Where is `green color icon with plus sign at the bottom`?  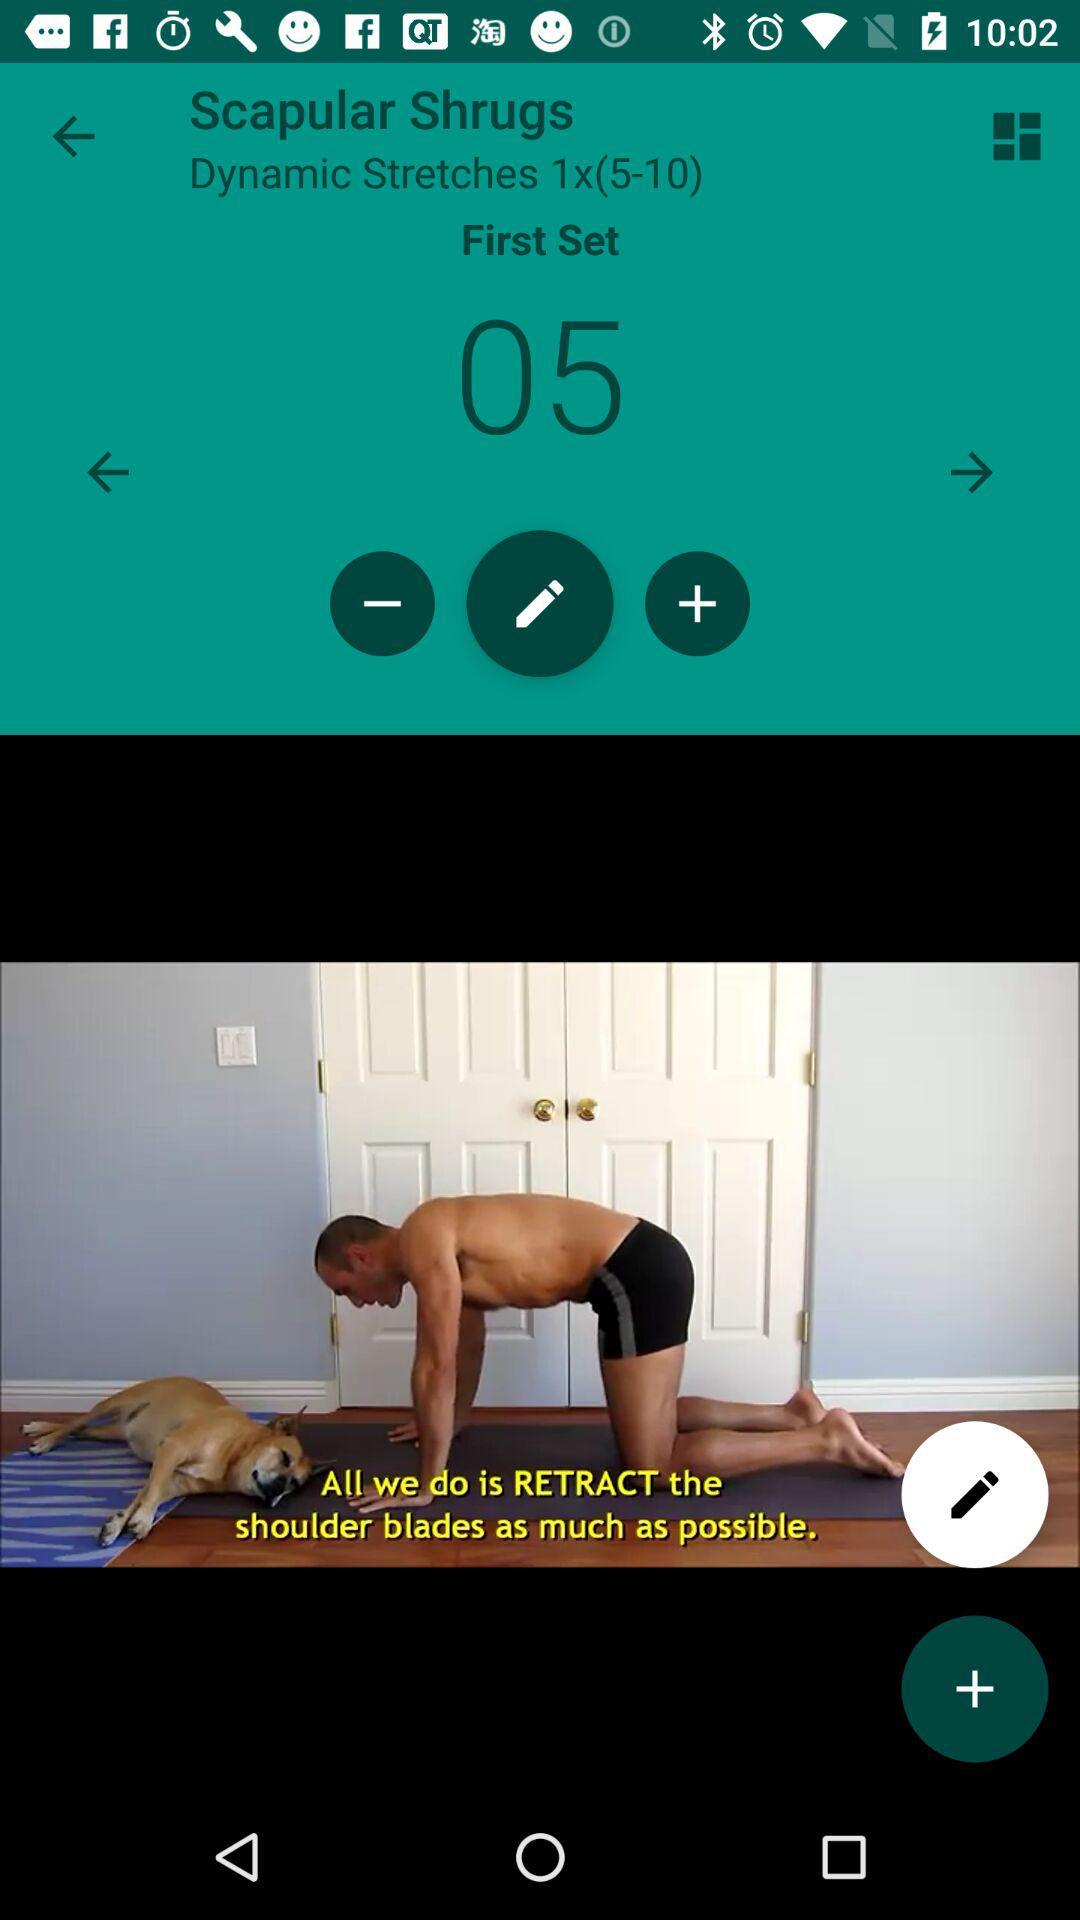
green color icon with plus sign at the bottom is located at coordinates (974, 1688).